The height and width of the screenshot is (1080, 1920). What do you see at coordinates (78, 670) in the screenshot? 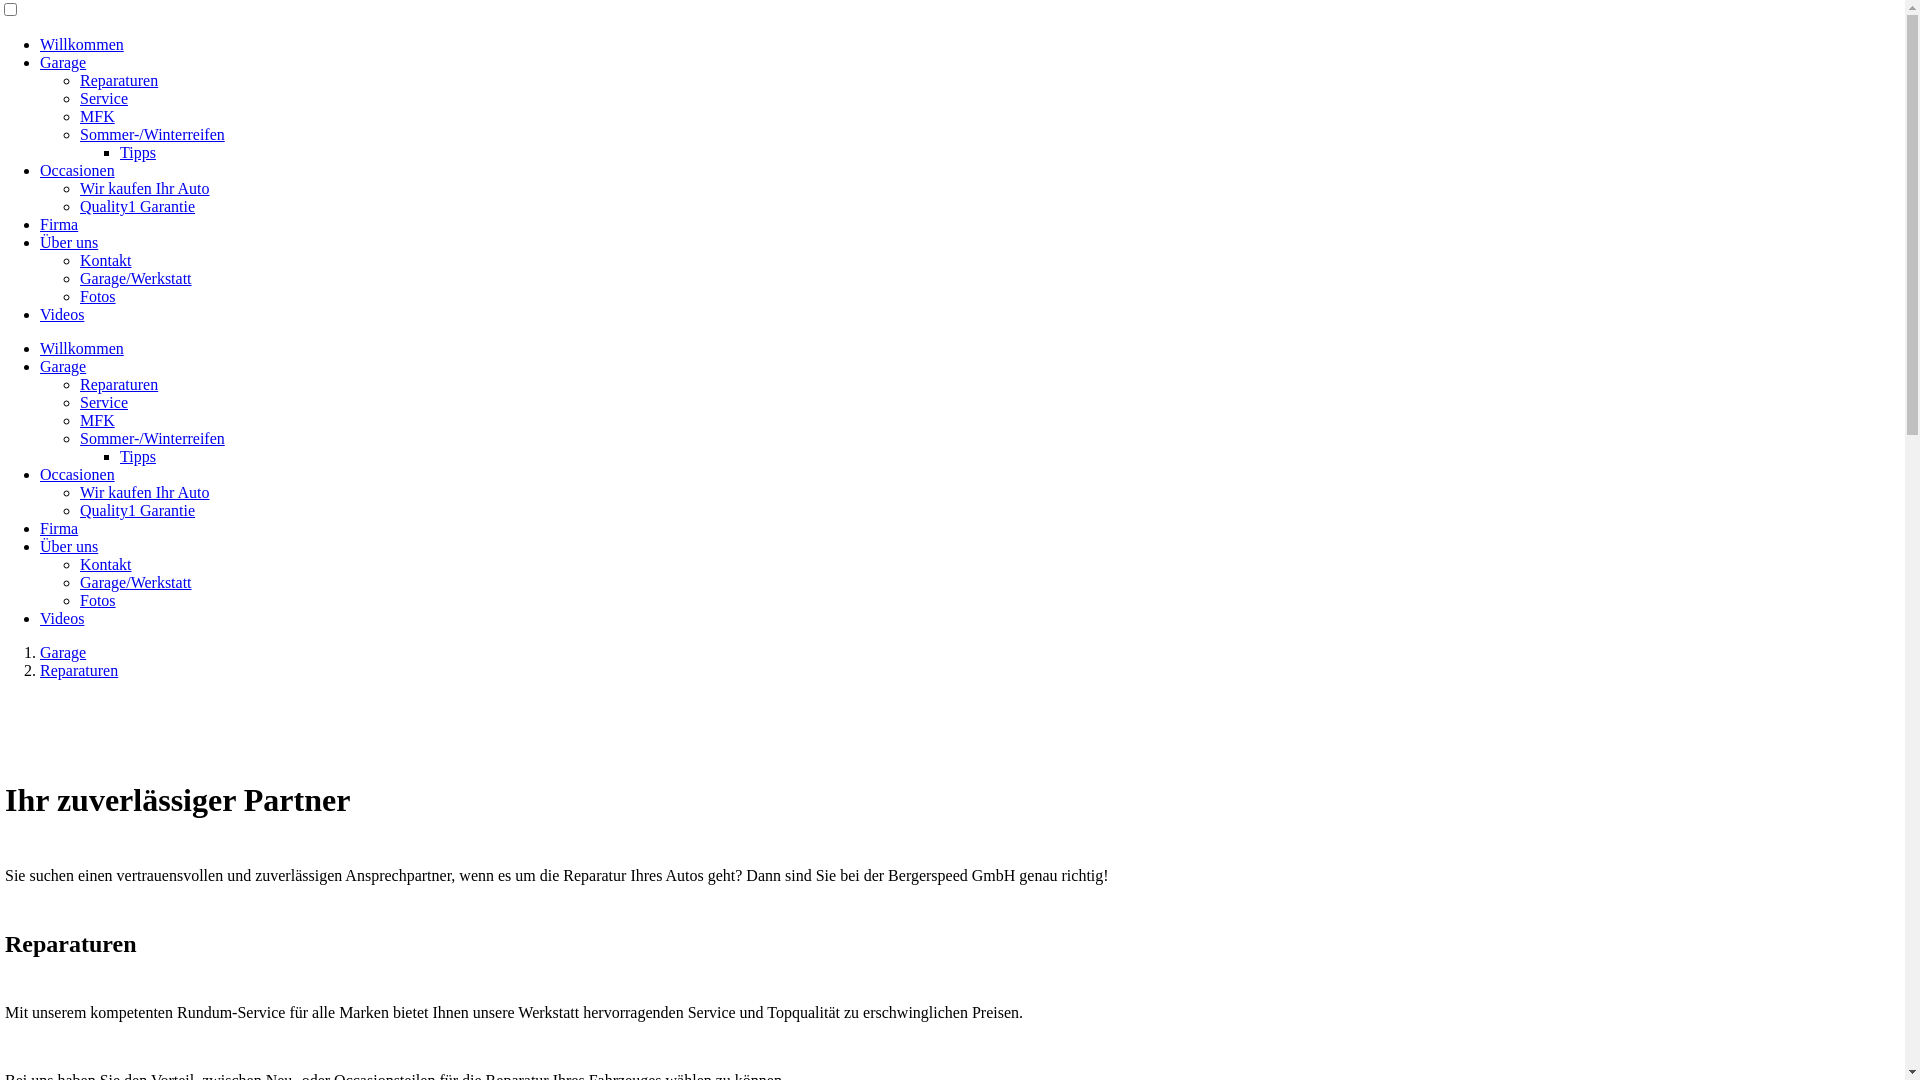
I see `'Reparaturen'` at bounding box center [78, 670].